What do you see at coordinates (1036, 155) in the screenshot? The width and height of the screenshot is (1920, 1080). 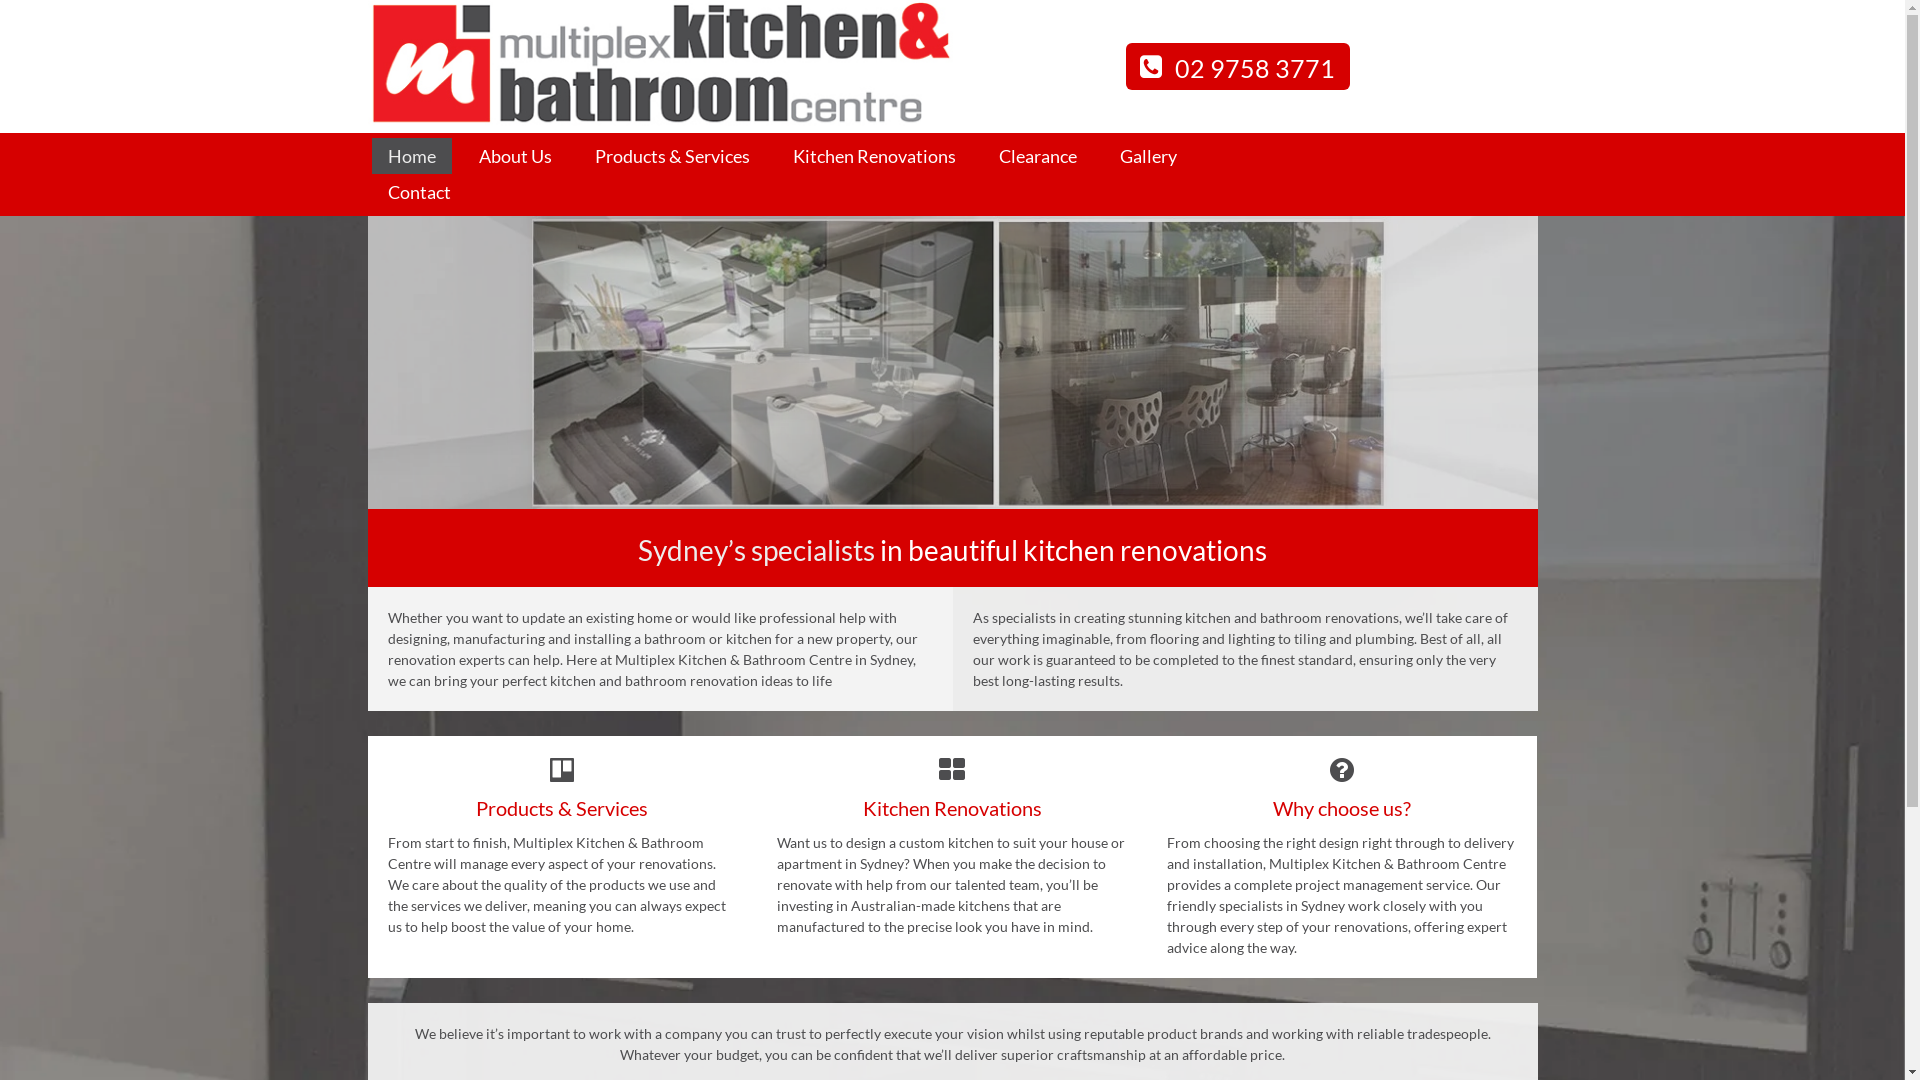 I see `'Clearance'` at bounding box center [1036, 155].